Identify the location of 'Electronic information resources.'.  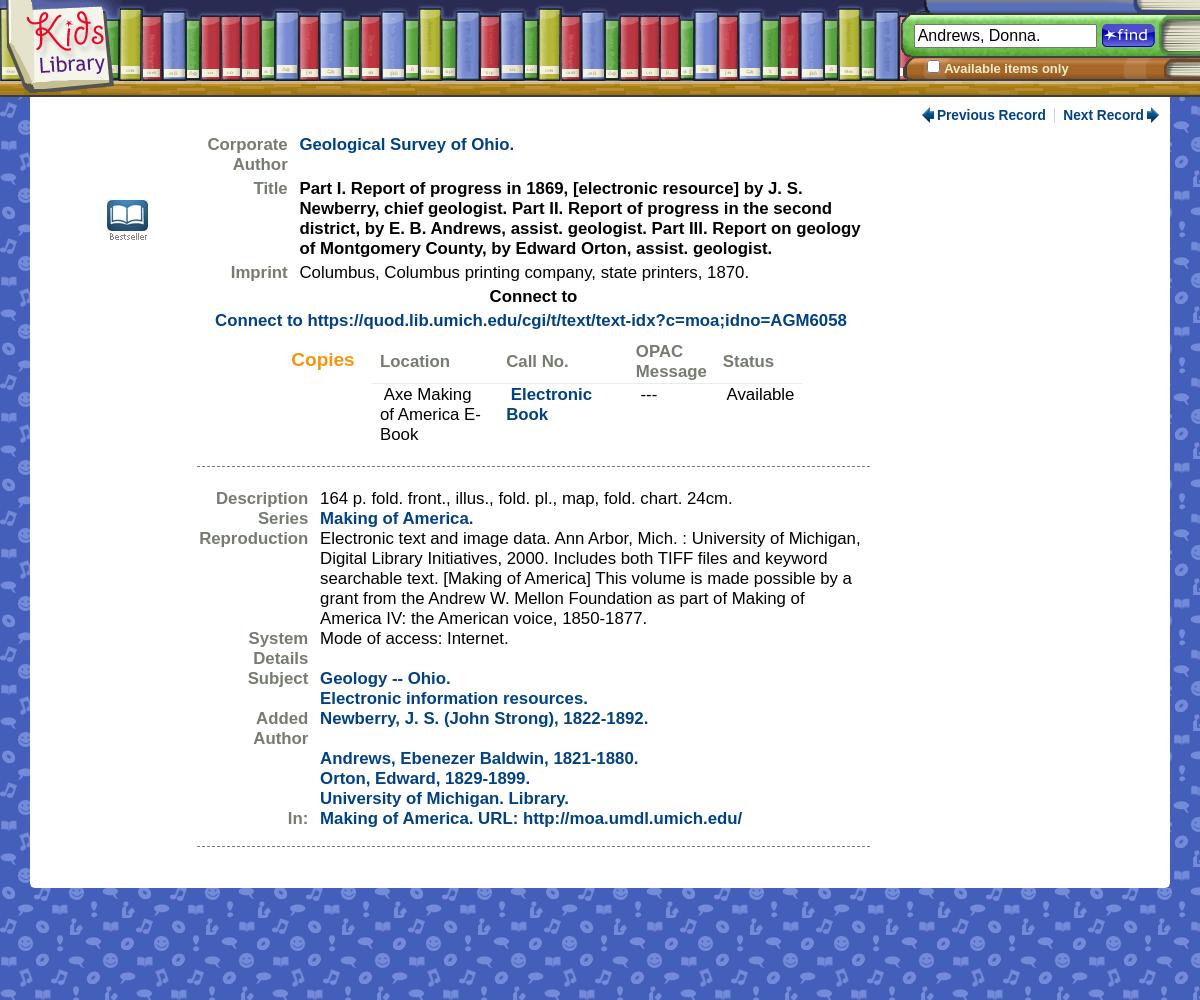
(452, 697).